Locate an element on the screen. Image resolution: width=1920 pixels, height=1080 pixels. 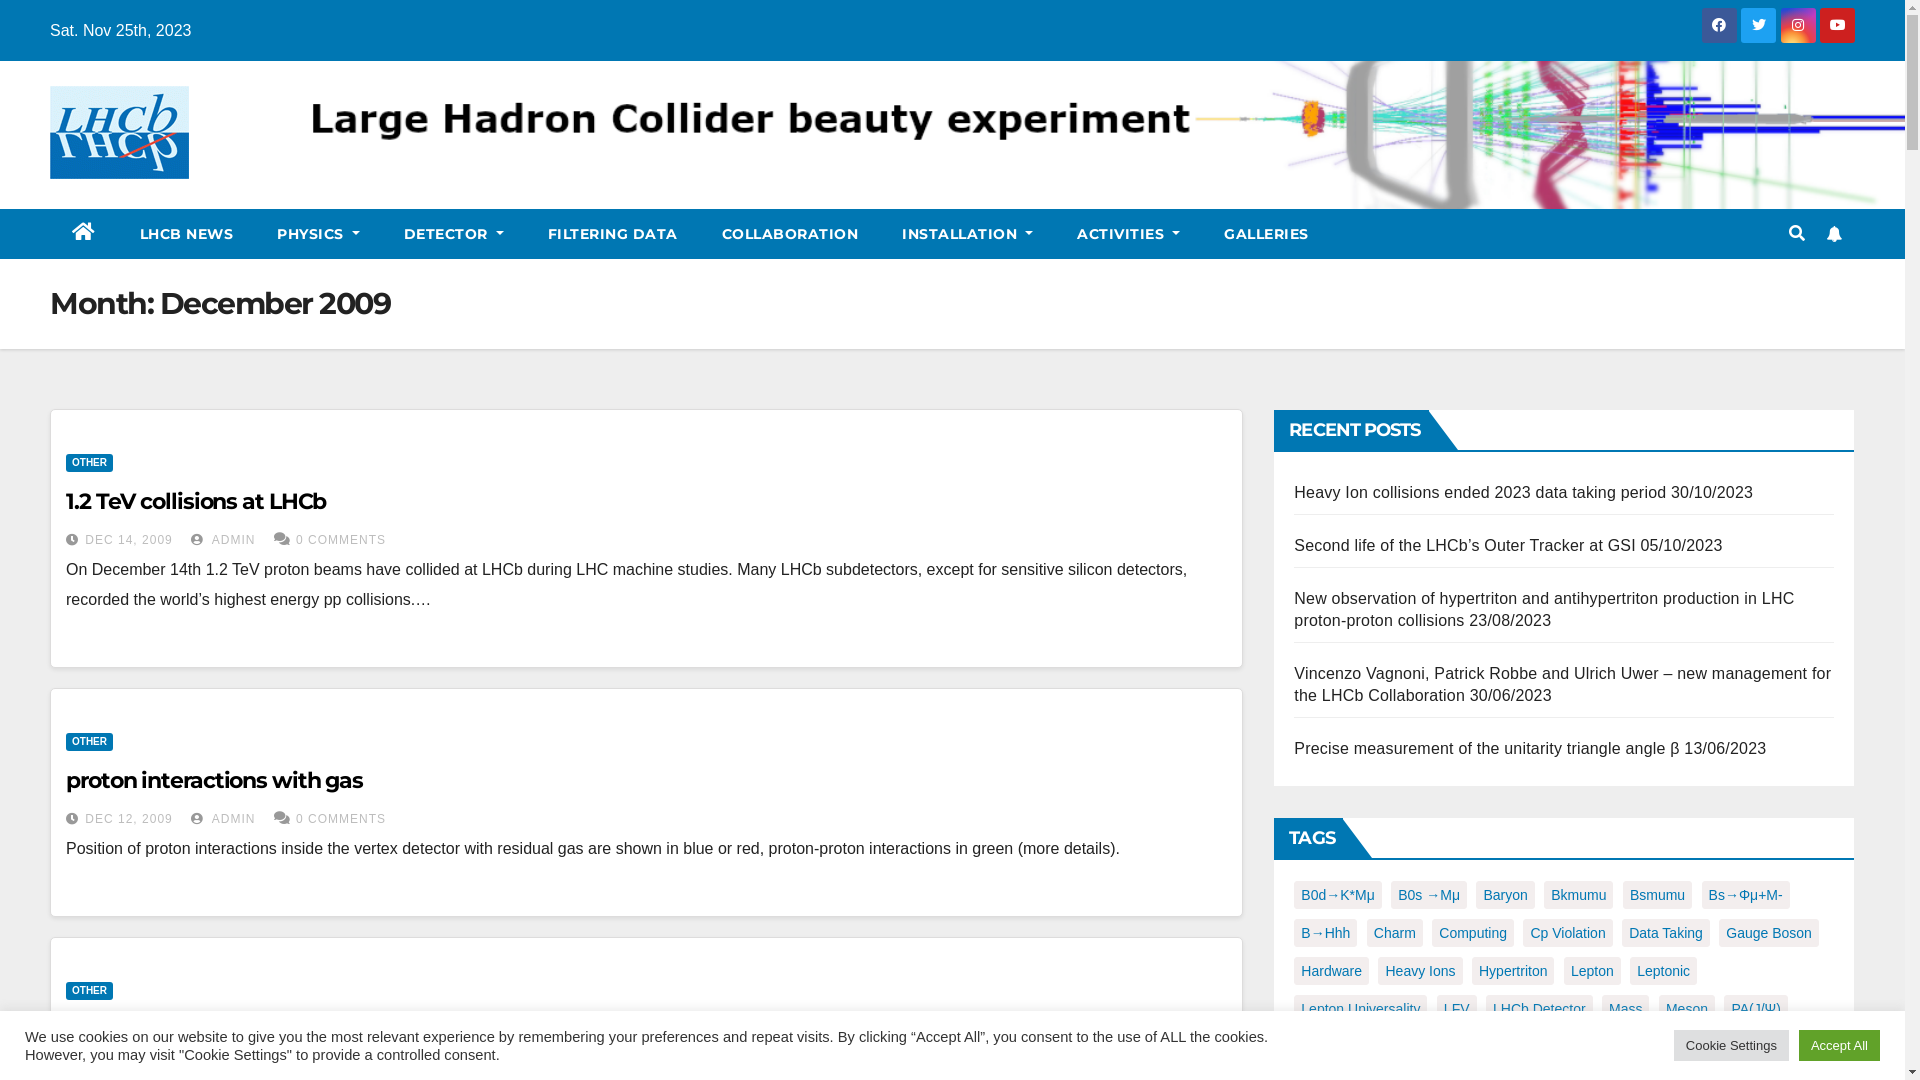
'Hypertriton' is located at coordinates (1512, 970).